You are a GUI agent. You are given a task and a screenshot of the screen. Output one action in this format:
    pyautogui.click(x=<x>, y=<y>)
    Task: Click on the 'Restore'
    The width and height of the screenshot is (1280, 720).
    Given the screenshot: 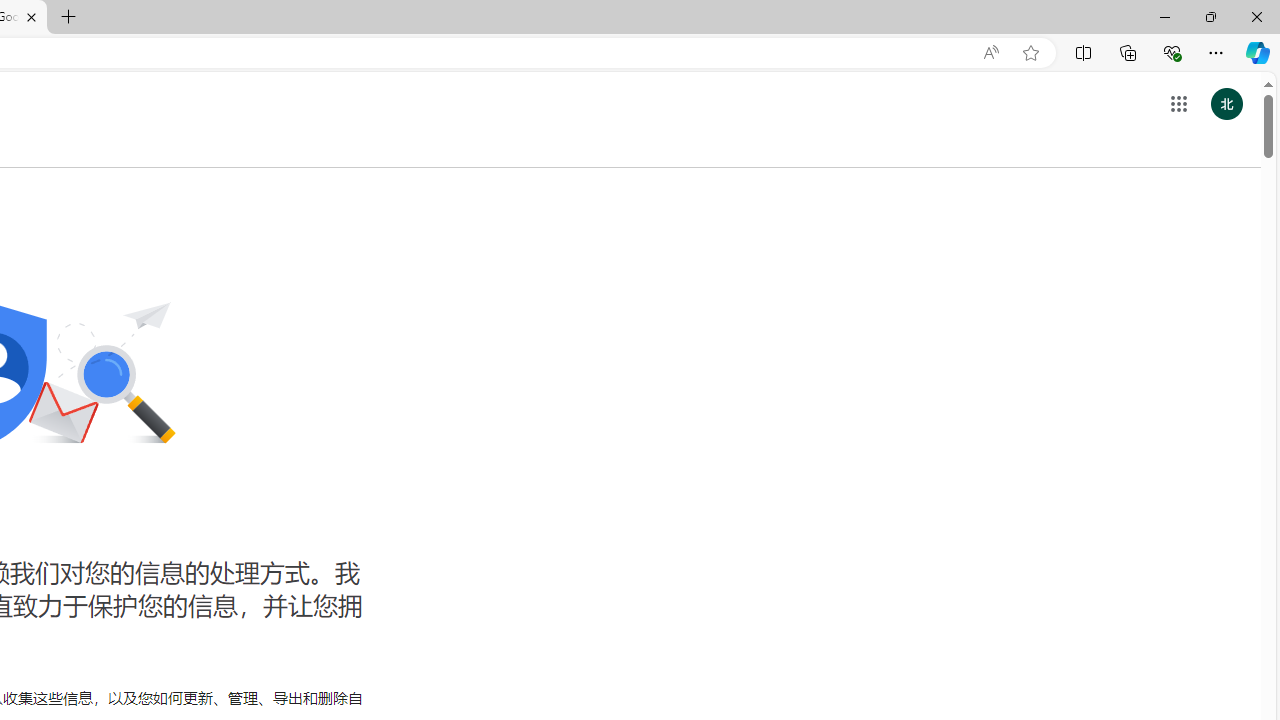 What is the action you would take?
    pyautogui.click(x=1209, y=16)
    